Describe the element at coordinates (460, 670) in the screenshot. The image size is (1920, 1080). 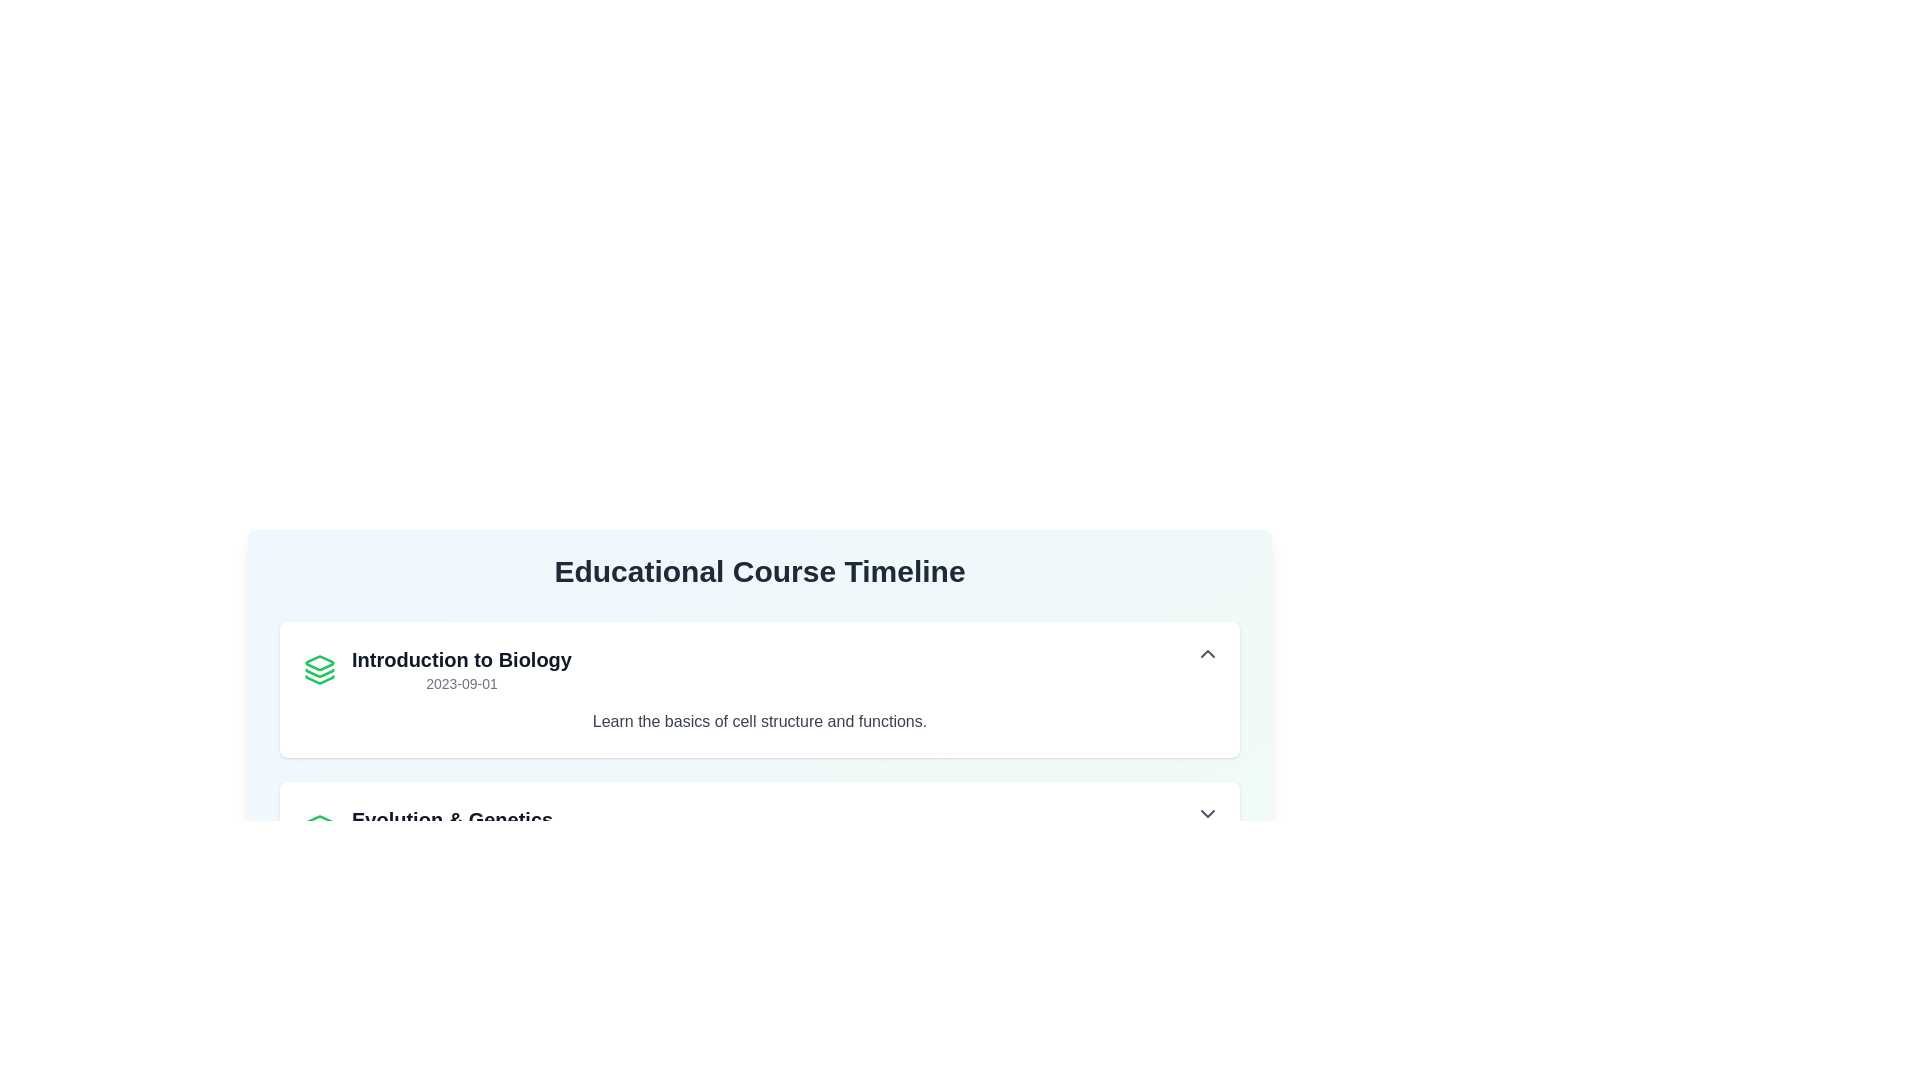
I see `text content block that describes the course entry, which is located to the right of a green layered icon in the first row of the 'Educational Course Timeline' section` at that location.